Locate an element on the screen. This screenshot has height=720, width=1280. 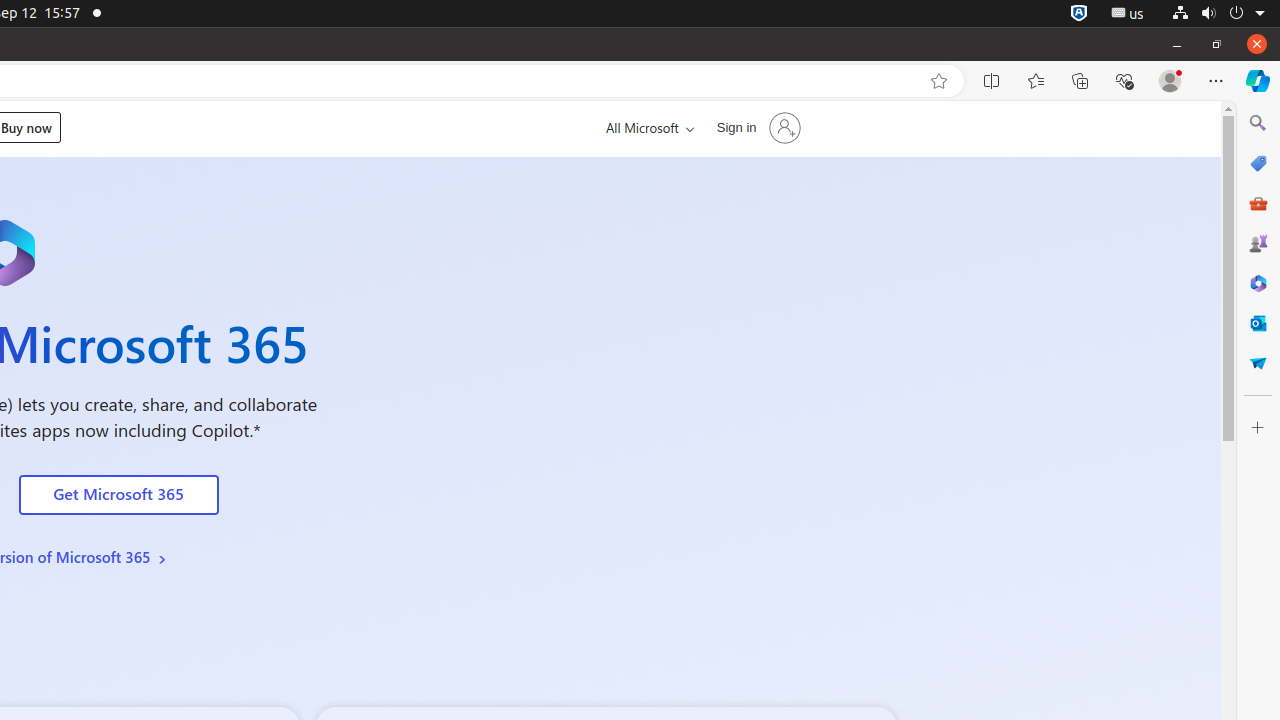
'Add this page to favorites (Ctrl+D)' is located at coordinates (938, 80).